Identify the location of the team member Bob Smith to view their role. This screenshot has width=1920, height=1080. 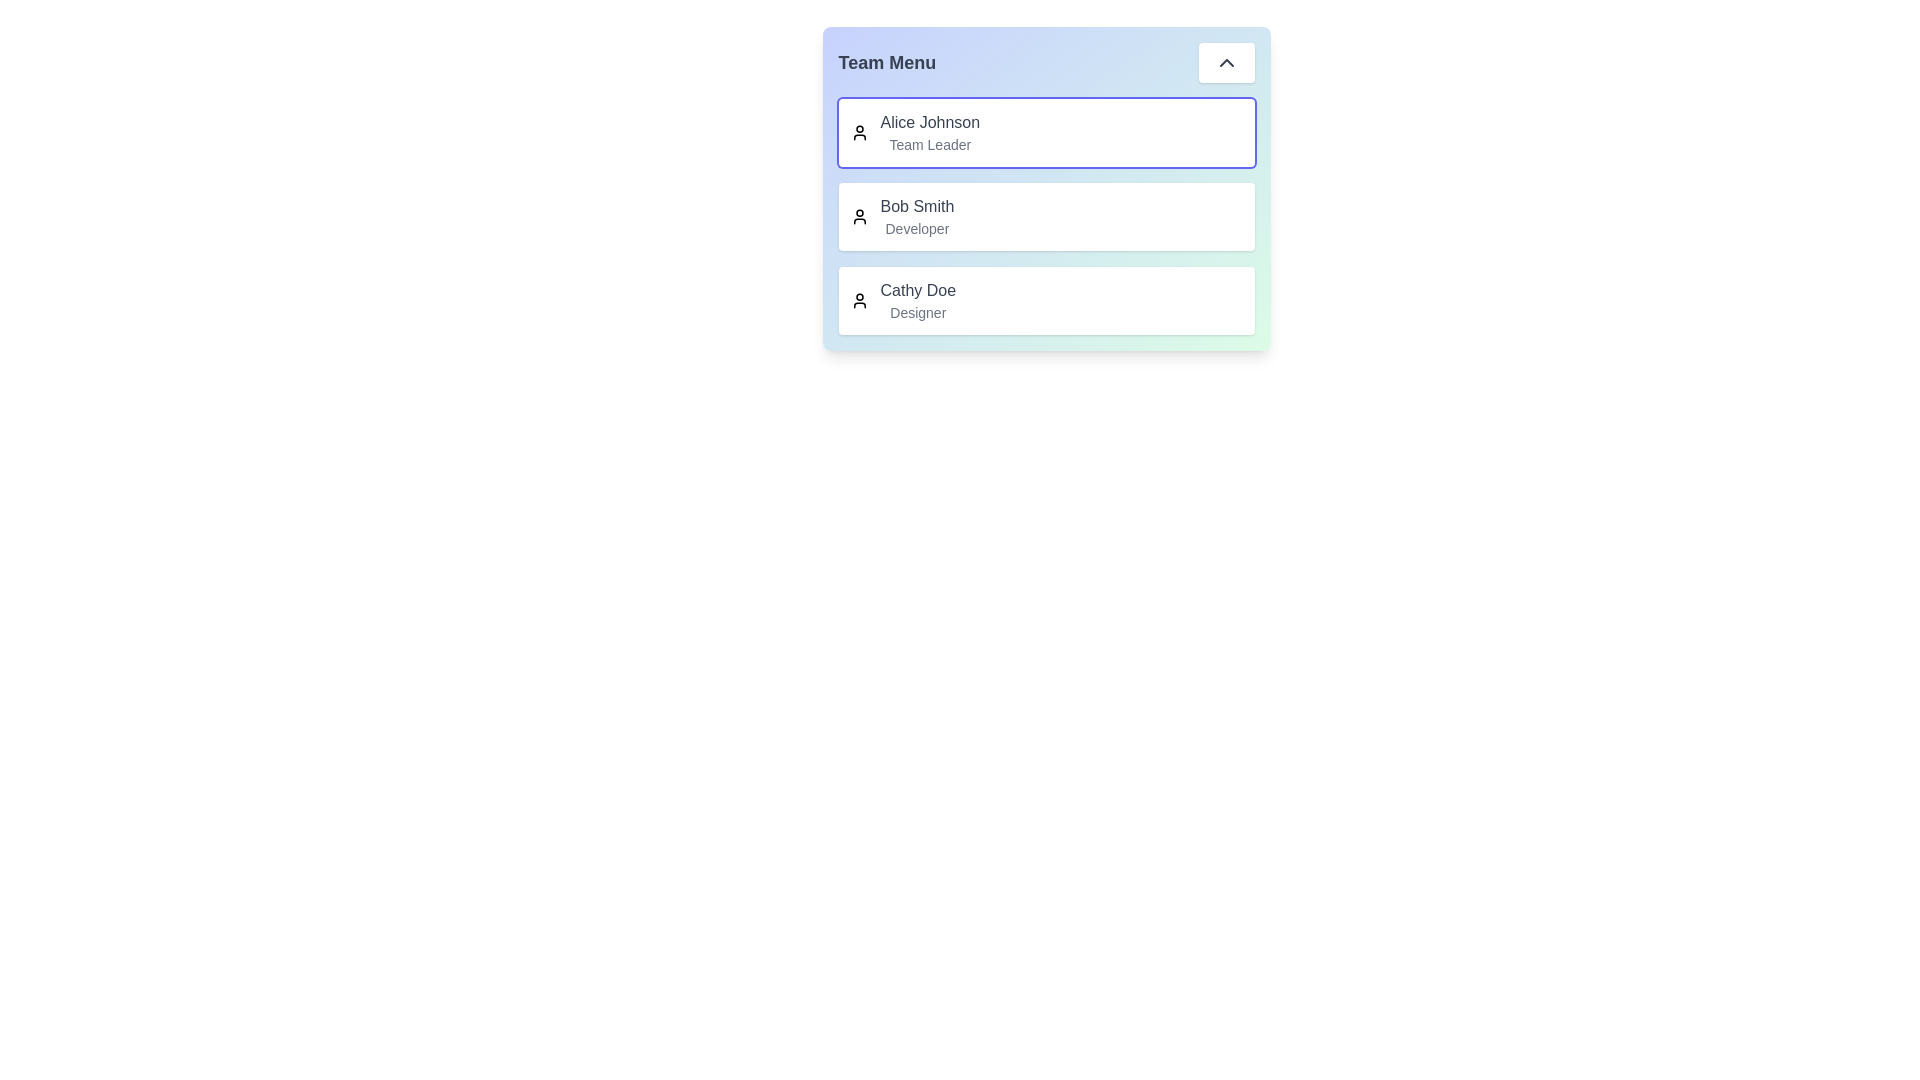
(916, 207).